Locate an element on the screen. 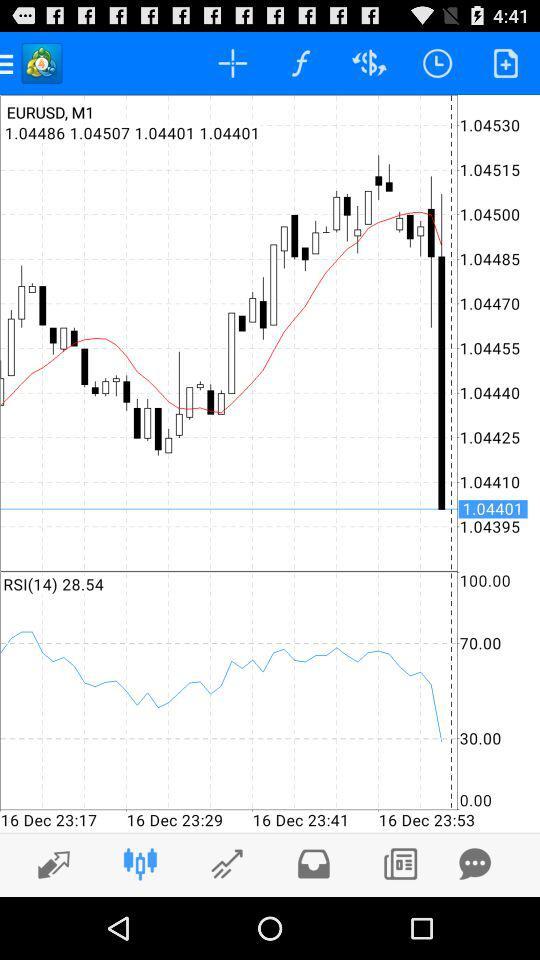 This screenshot has height=960, width=540. the timer which is on the top right side is located at coordinates (436, 62).